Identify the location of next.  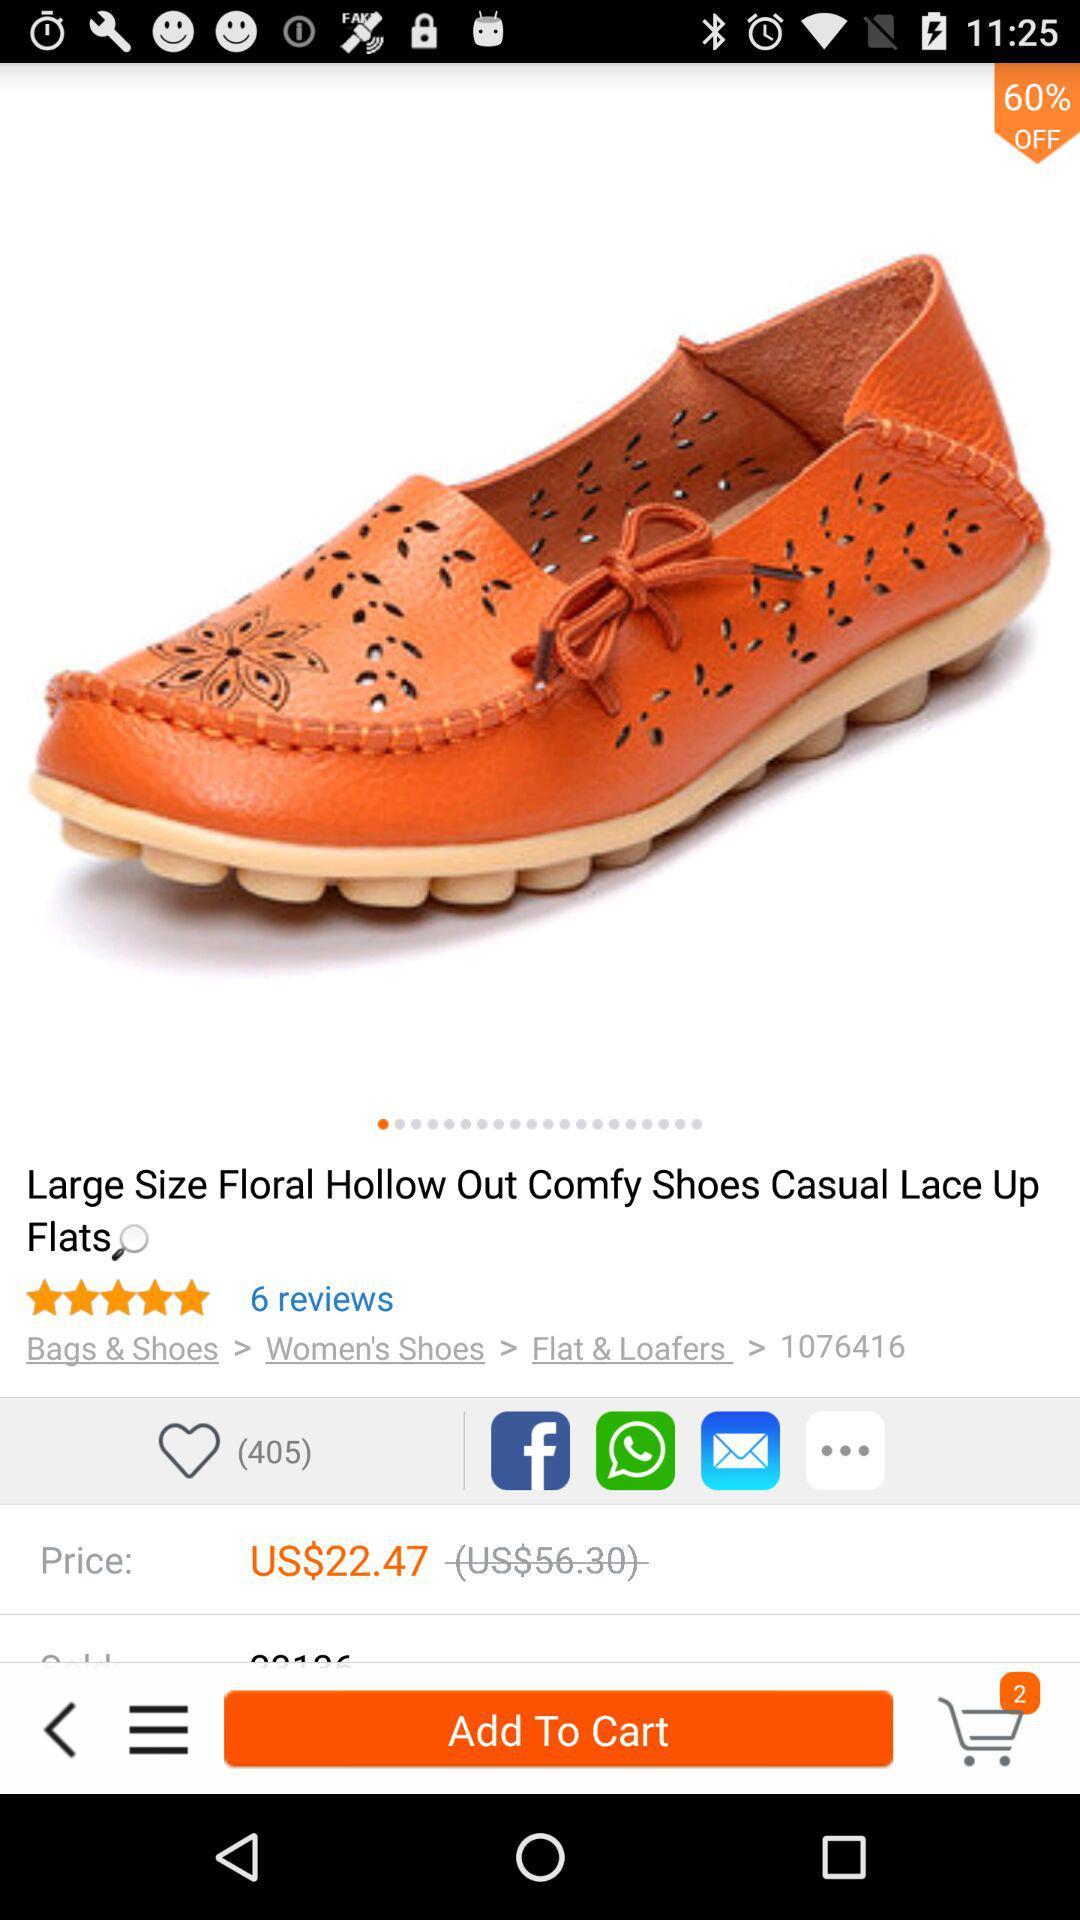
(548, 1124).